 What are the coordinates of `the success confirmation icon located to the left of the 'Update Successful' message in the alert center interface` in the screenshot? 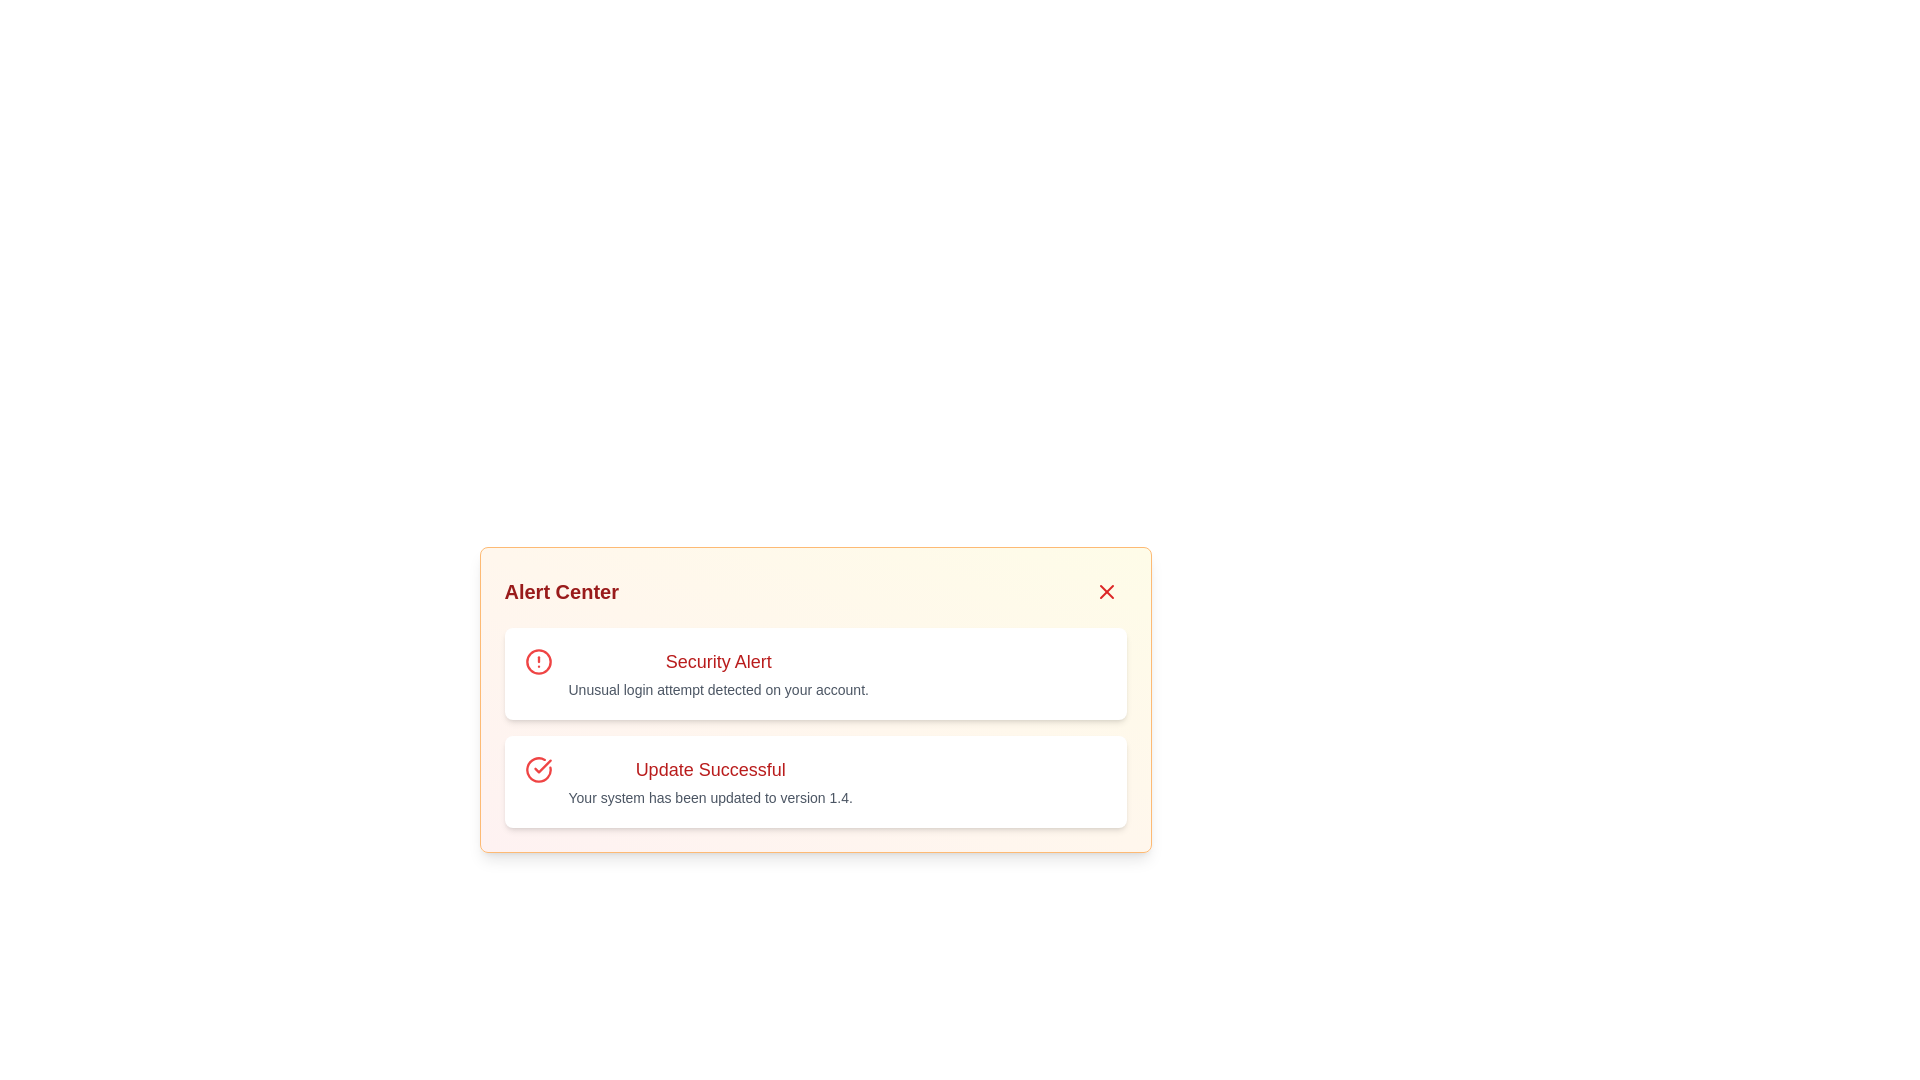 It's located at (538, 769).